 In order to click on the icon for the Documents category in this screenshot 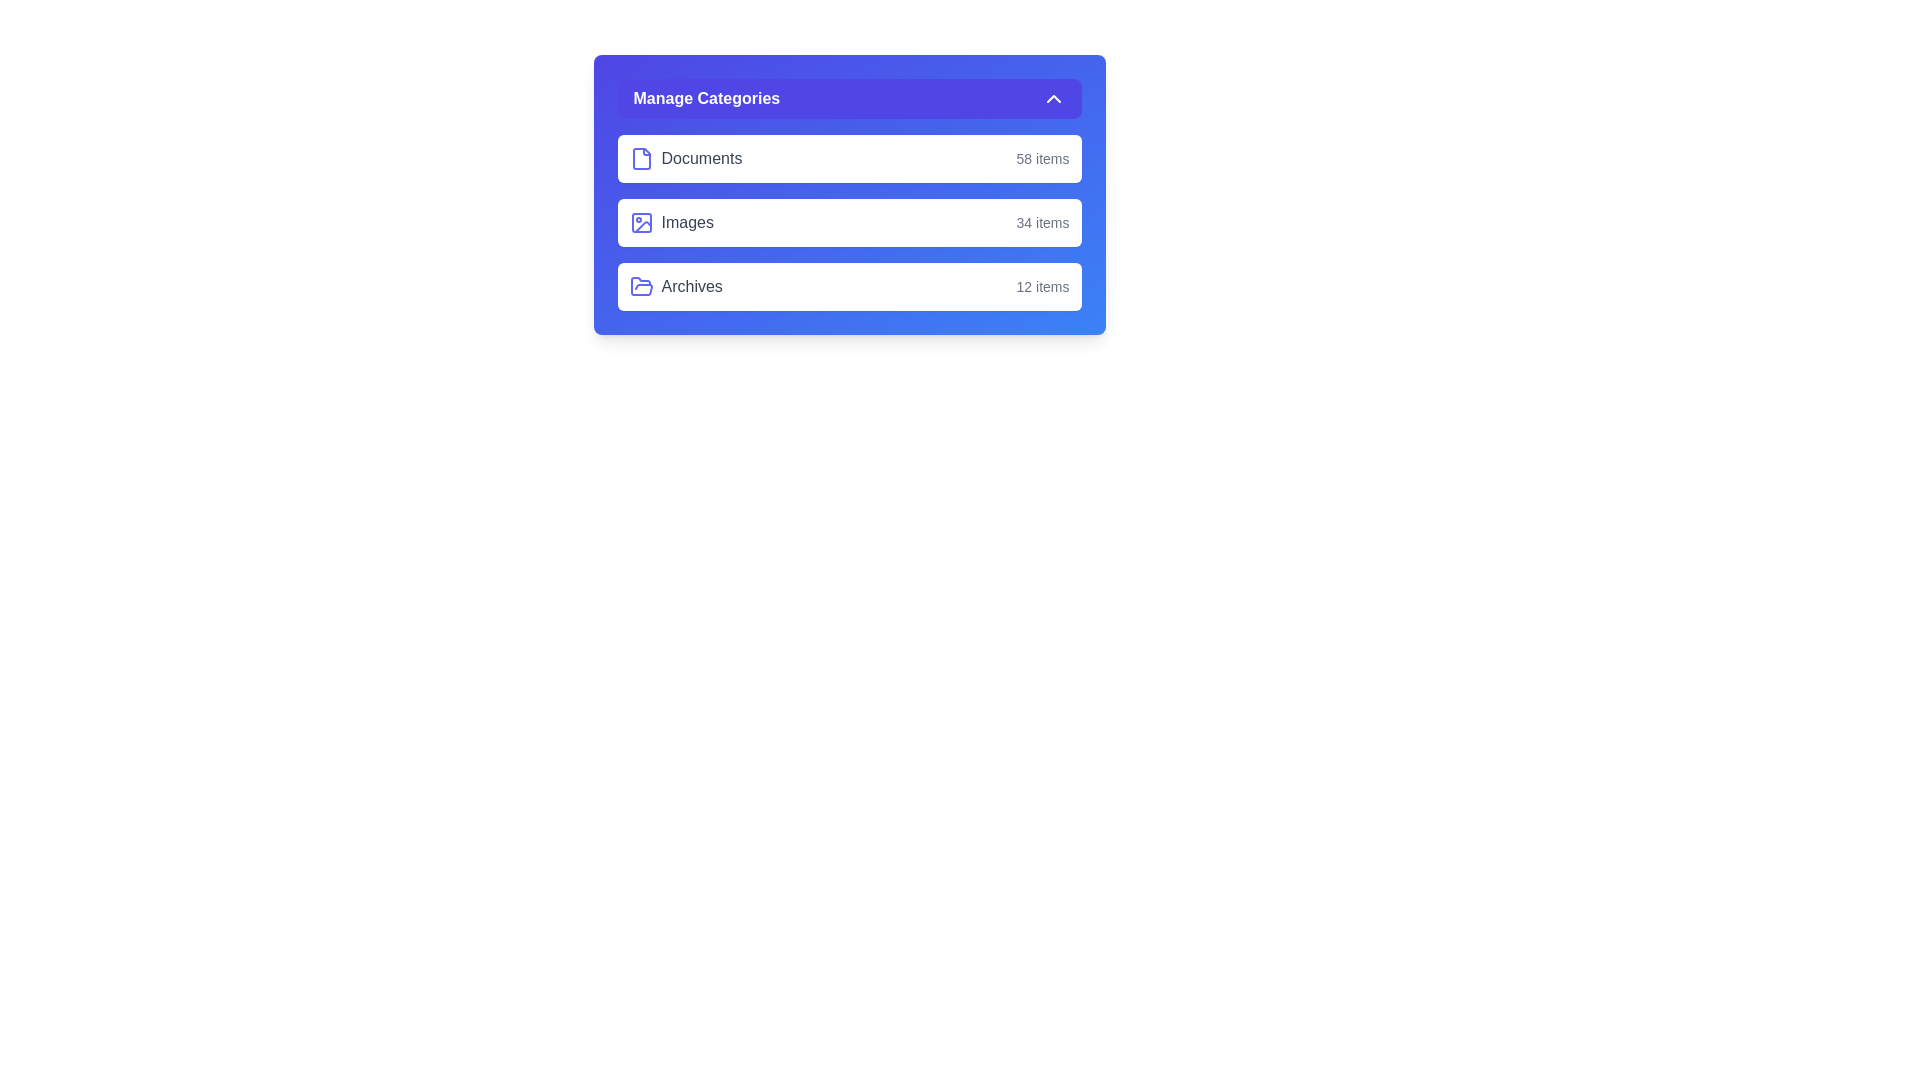, I will do `click(641, 157)`.